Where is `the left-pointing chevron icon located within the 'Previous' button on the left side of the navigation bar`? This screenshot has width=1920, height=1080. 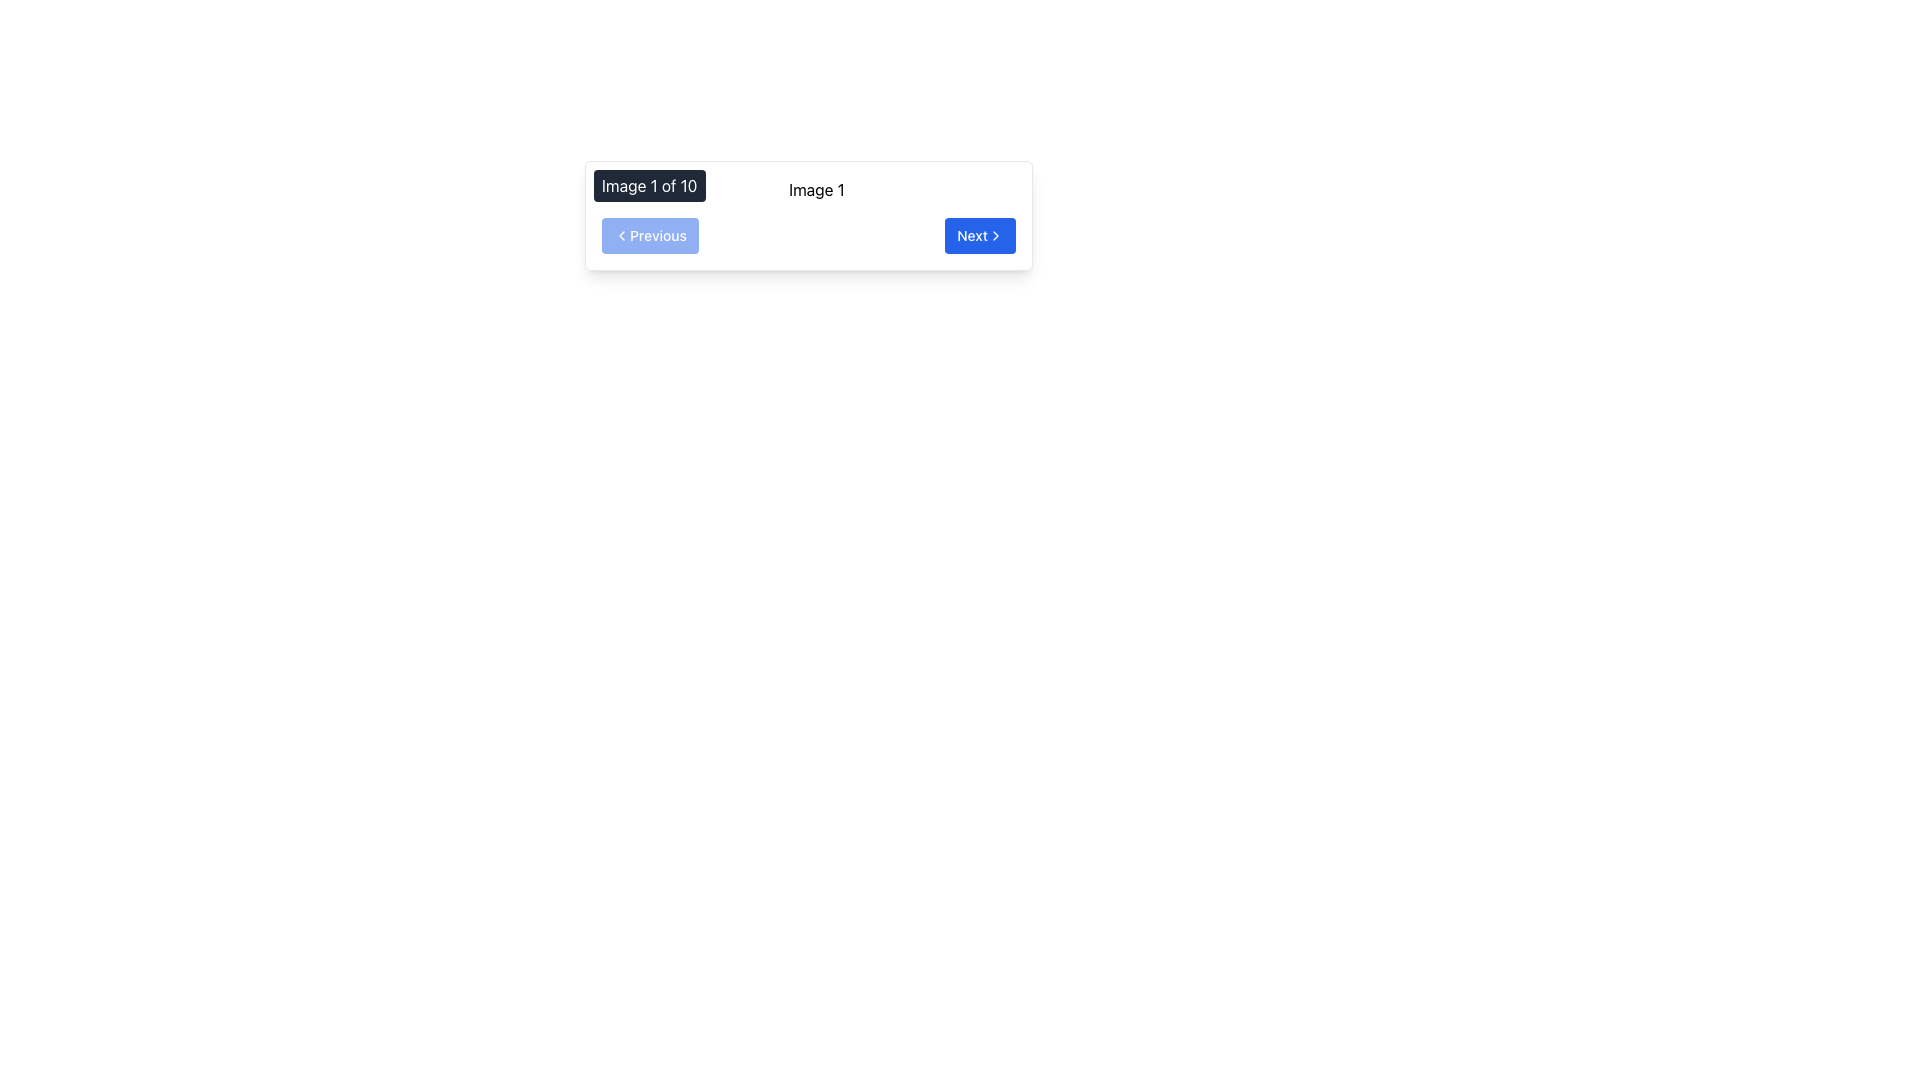 the left-pointing chevron icon located within the 'Previous' button on the left side of the navigation bar is located at coordinates (621, 234).